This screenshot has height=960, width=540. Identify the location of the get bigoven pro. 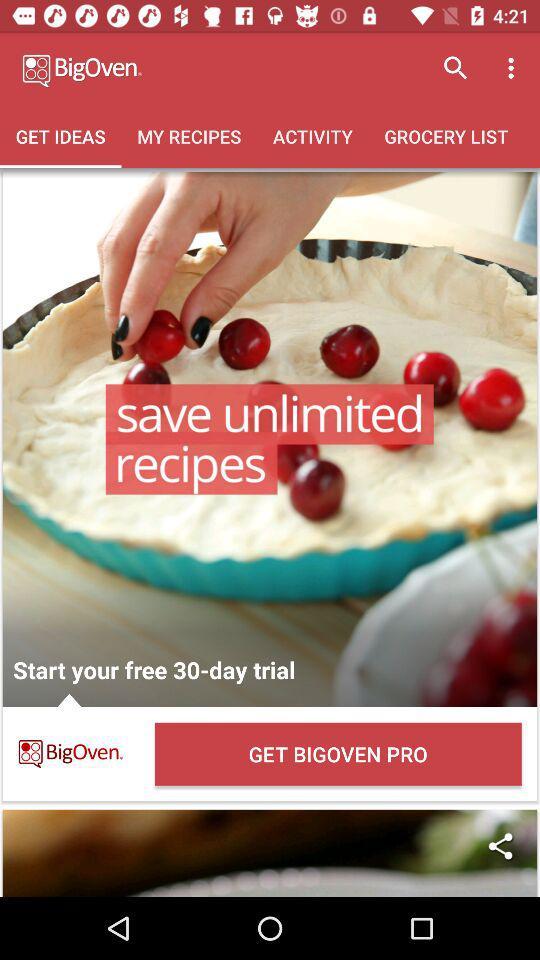
(337, 753).